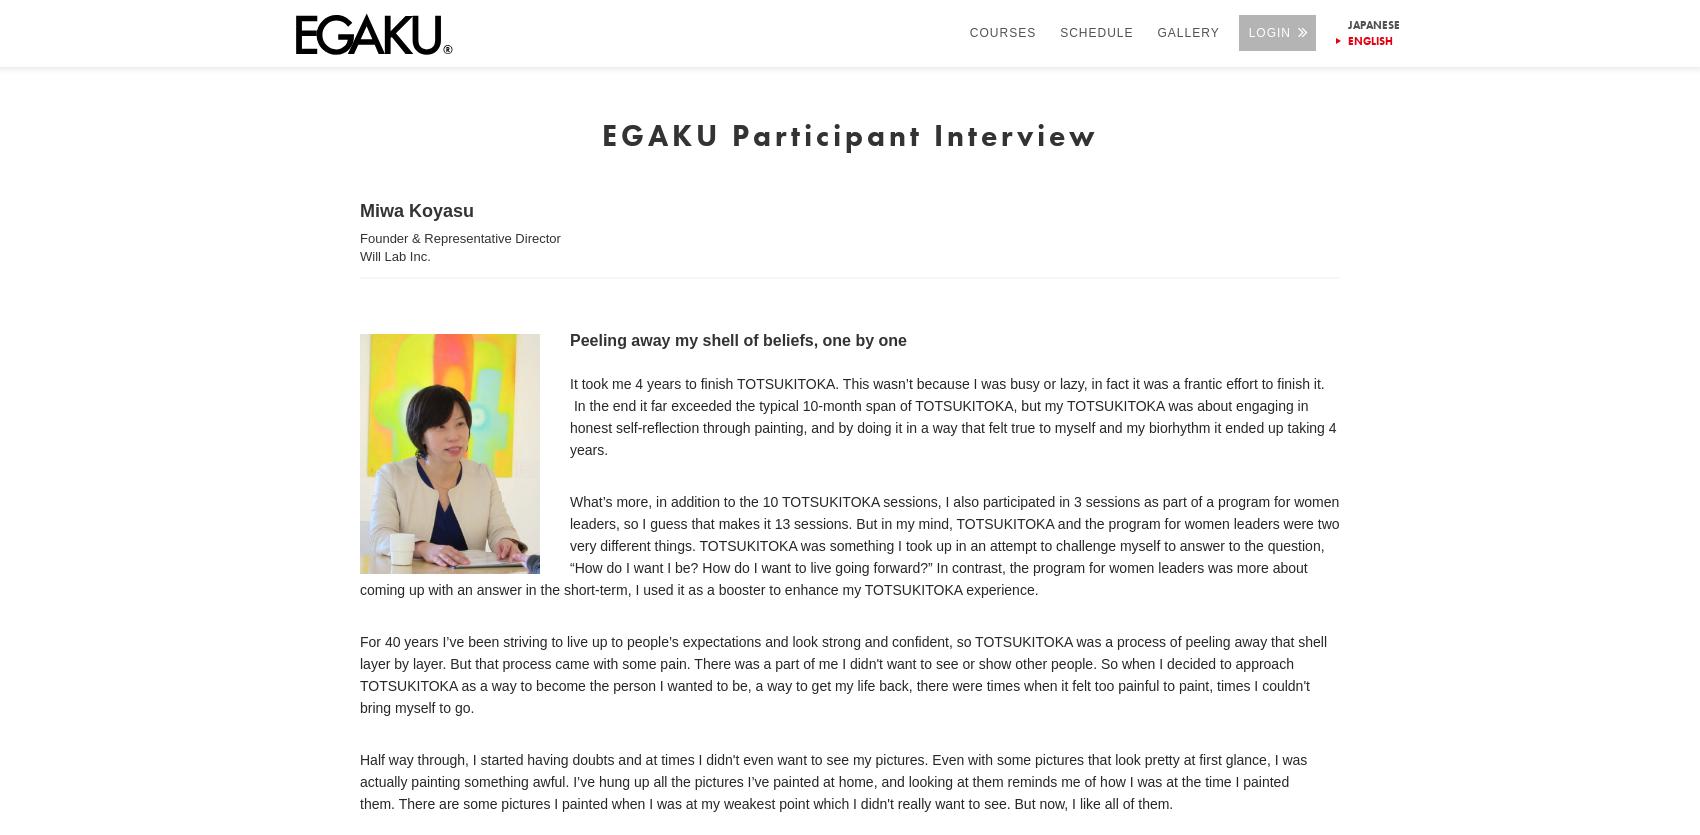  Describe the element at coordinates (832, 779) in the screenshot. I see `'Half way through, I started having doubts and at times I didn't even want to see my pictures. Even with some pictures that look pretty at first glance, I was actually painting something awful. I’ve hung up all the pictures I’ve painted at home, and looking at them reminds me of how I was at the time I painted them. There are some pictures I painted when I was at my weakest point which I didn't really want to see. But now, I like all of them.'` at that location.